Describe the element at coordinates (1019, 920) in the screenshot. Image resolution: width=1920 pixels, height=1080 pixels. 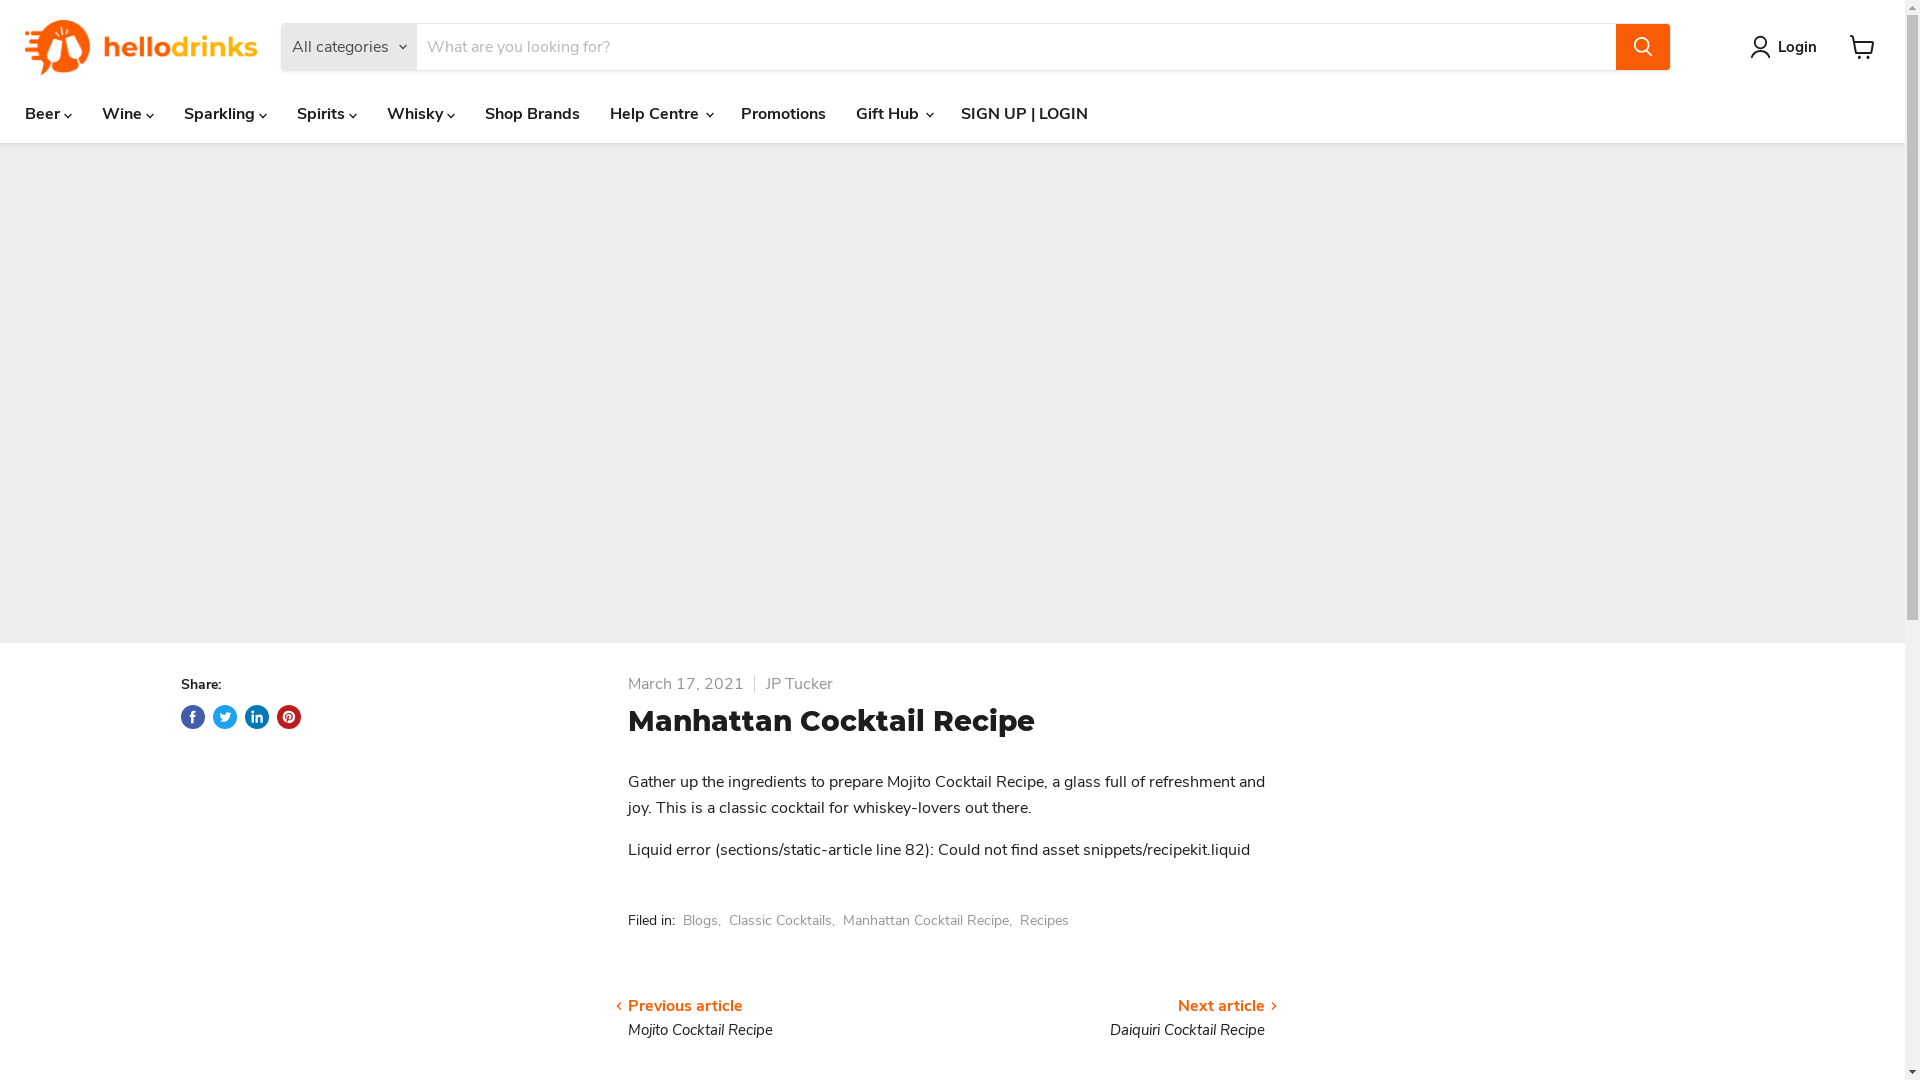
I see `'Recipes'` at that location.